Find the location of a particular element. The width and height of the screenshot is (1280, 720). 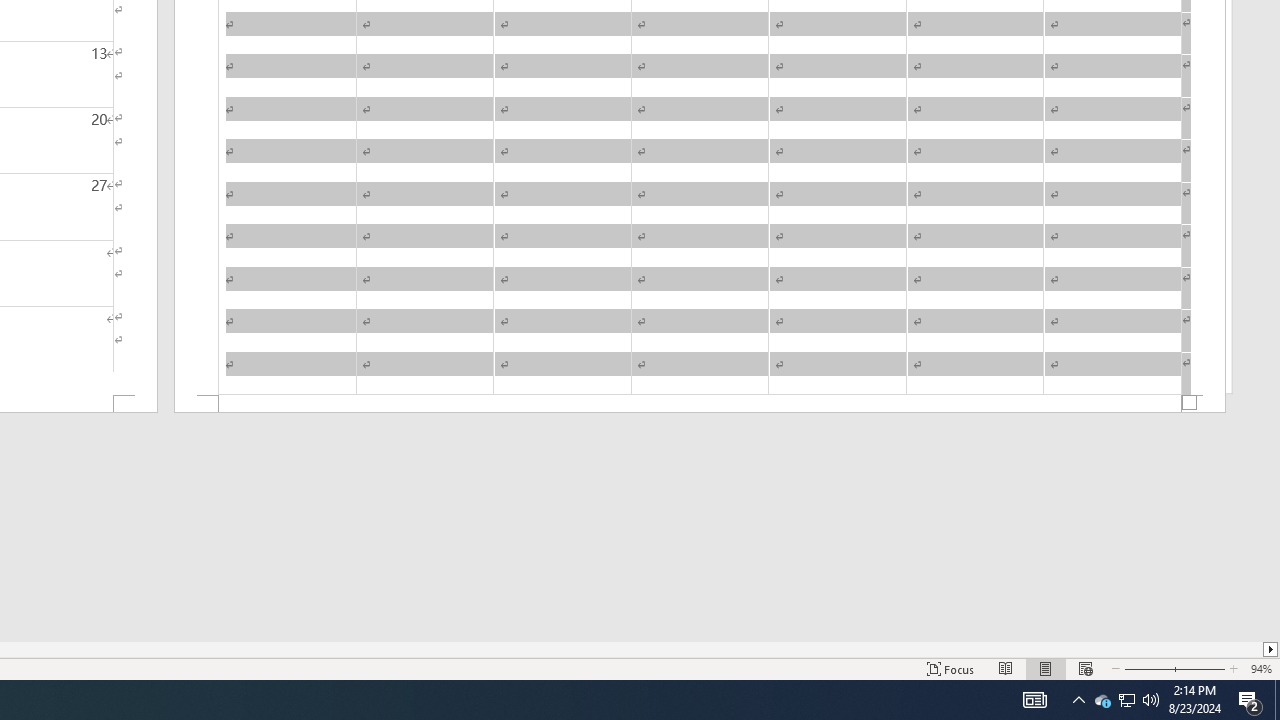

'Column right' is located at coordinates (1270, 649).